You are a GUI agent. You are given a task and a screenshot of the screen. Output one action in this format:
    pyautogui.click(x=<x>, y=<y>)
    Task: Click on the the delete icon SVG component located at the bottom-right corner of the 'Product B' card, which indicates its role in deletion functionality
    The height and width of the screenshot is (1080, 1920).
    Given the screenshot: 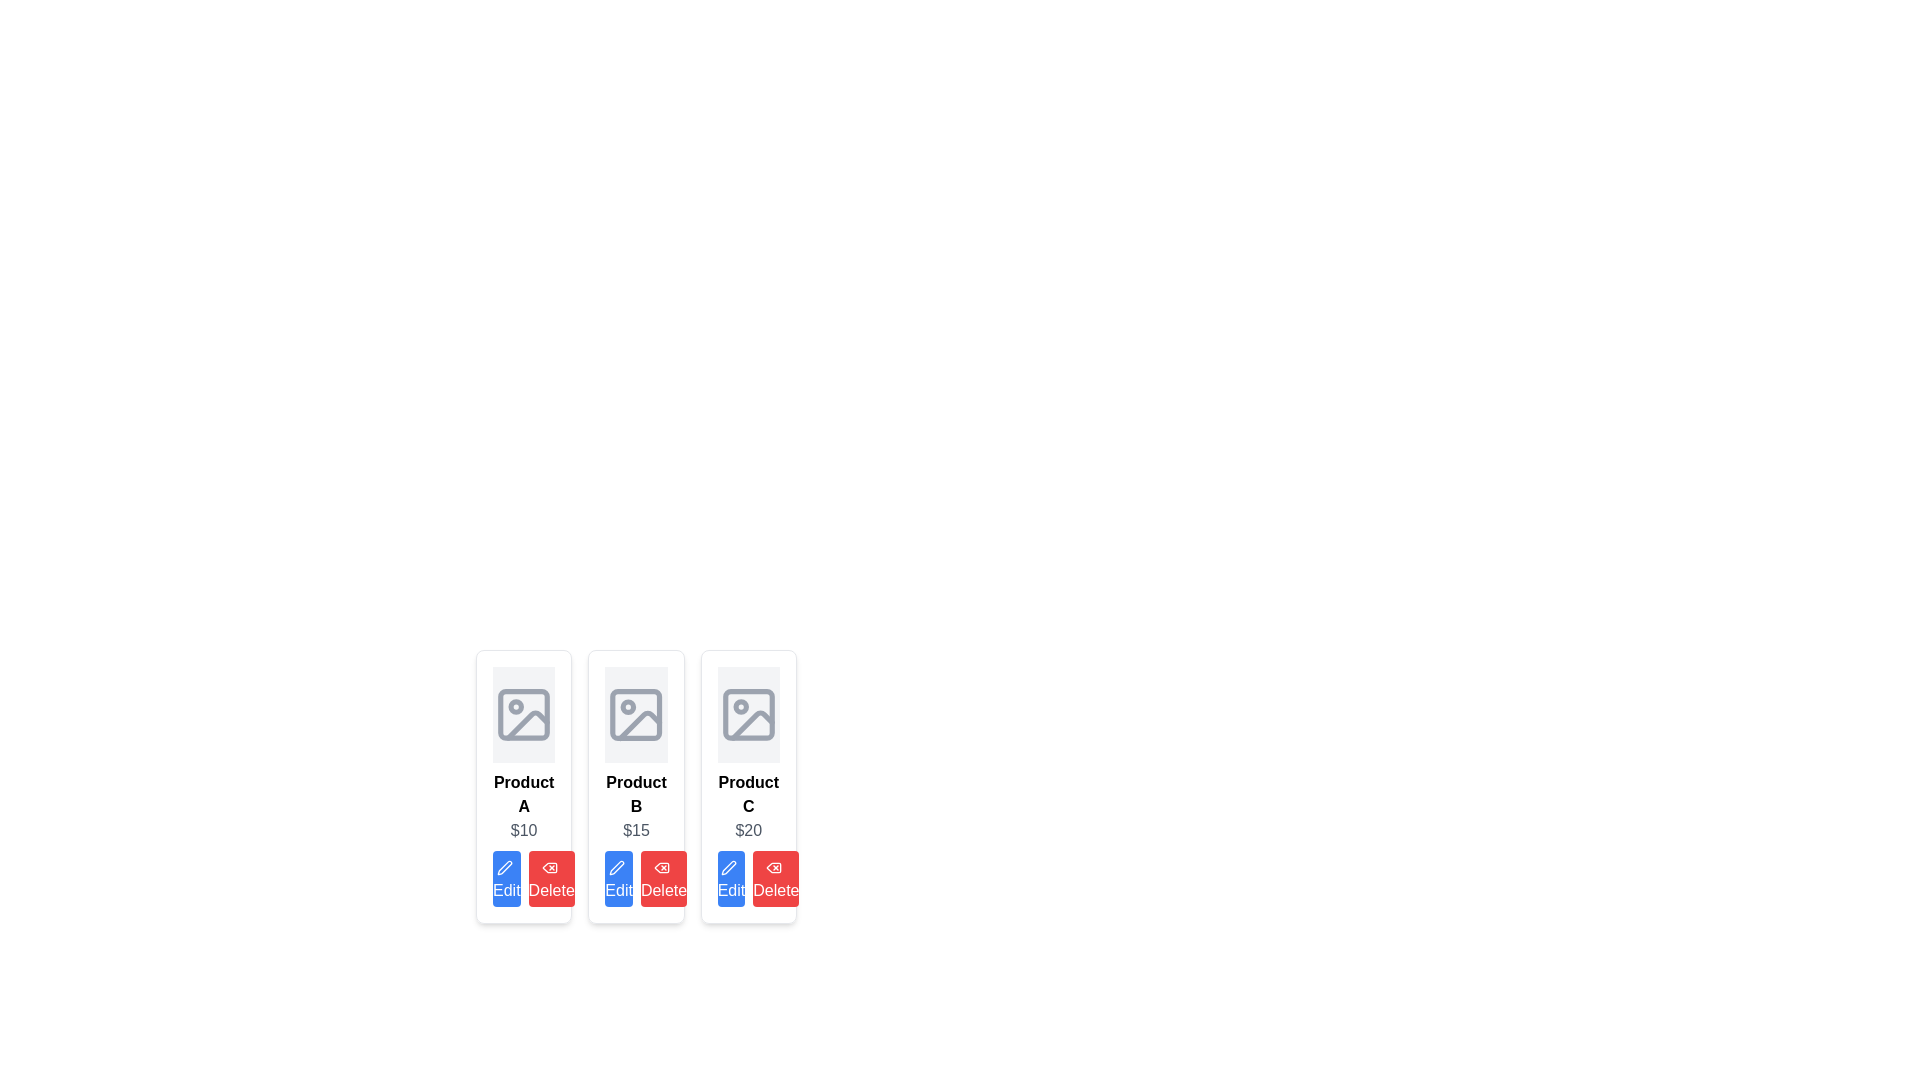 What is the action you would take?
    pyautogui.click(x=662, y=866)
    